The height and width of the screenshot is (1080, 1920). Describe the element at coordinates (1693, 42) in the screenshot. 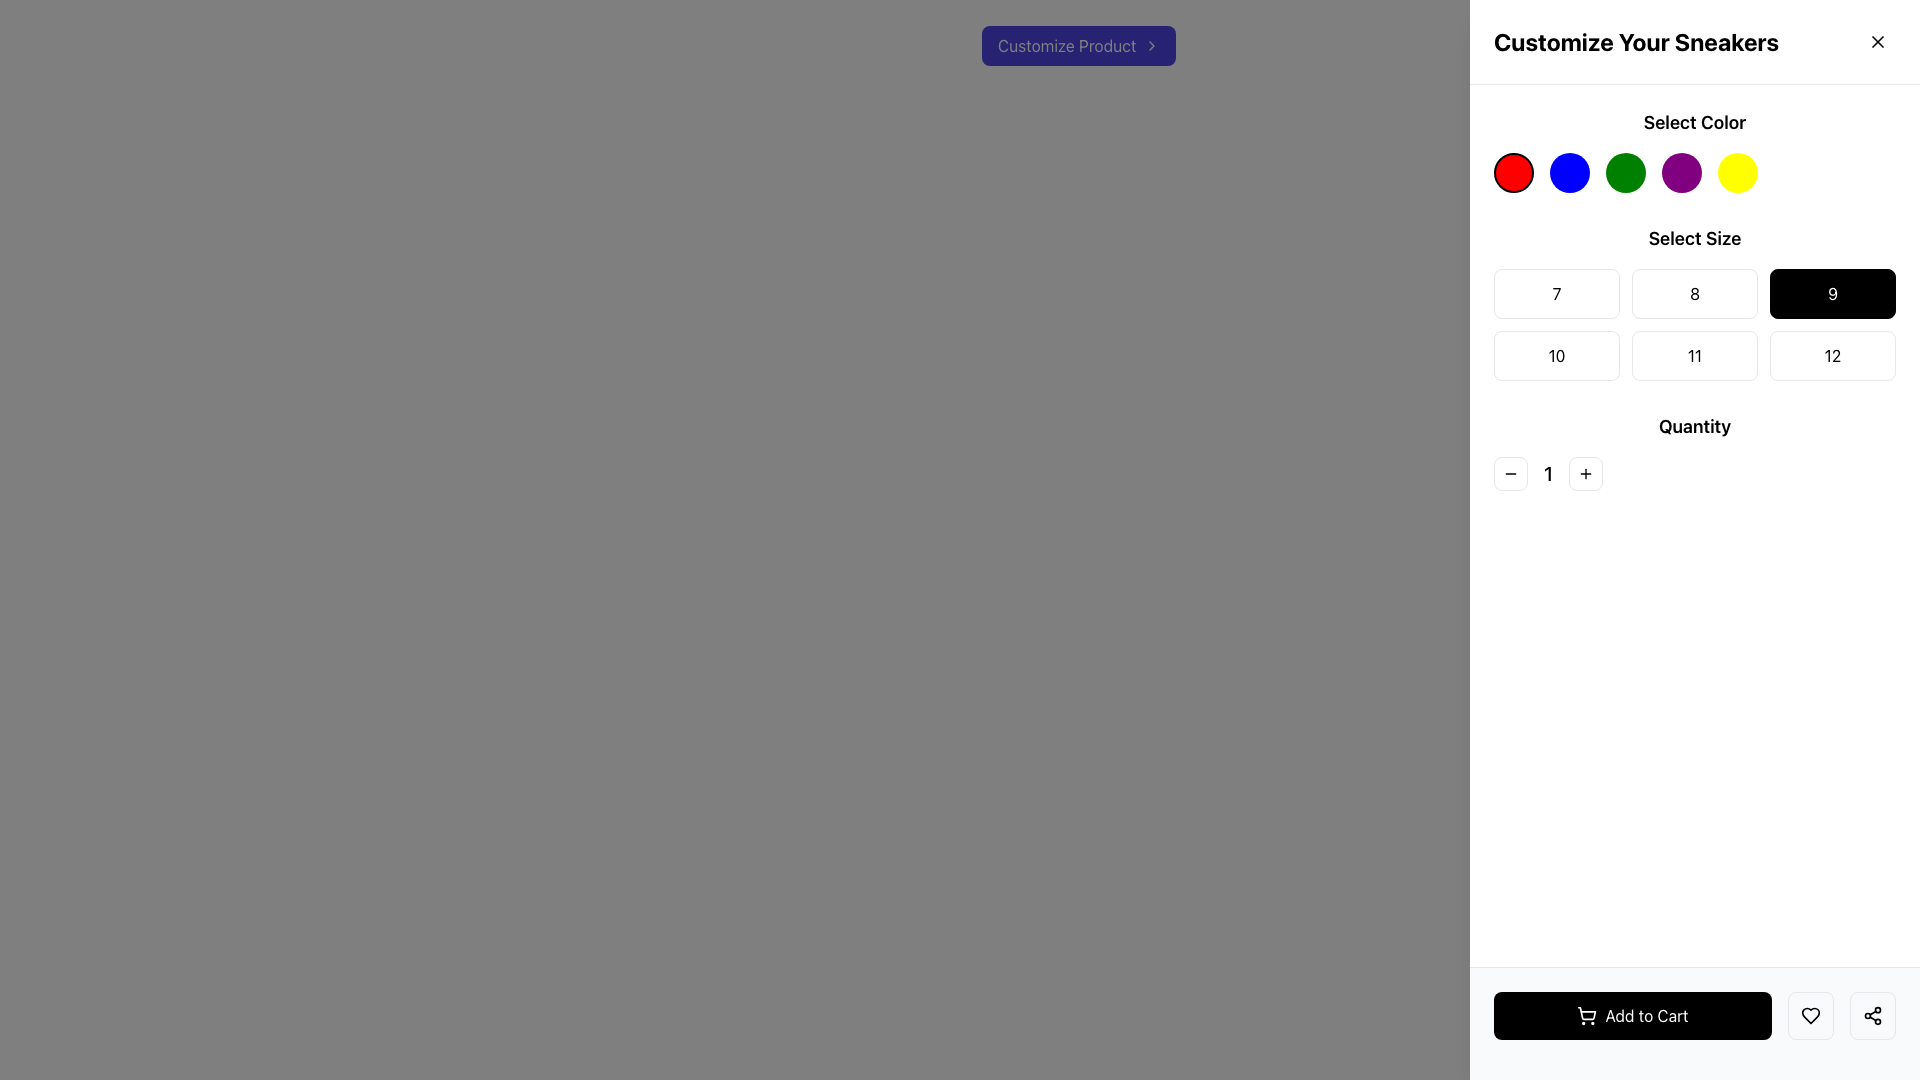

I see `text of the heading 'Customize Your Sneakers' which is positioned at the top of the right panel` at that location.